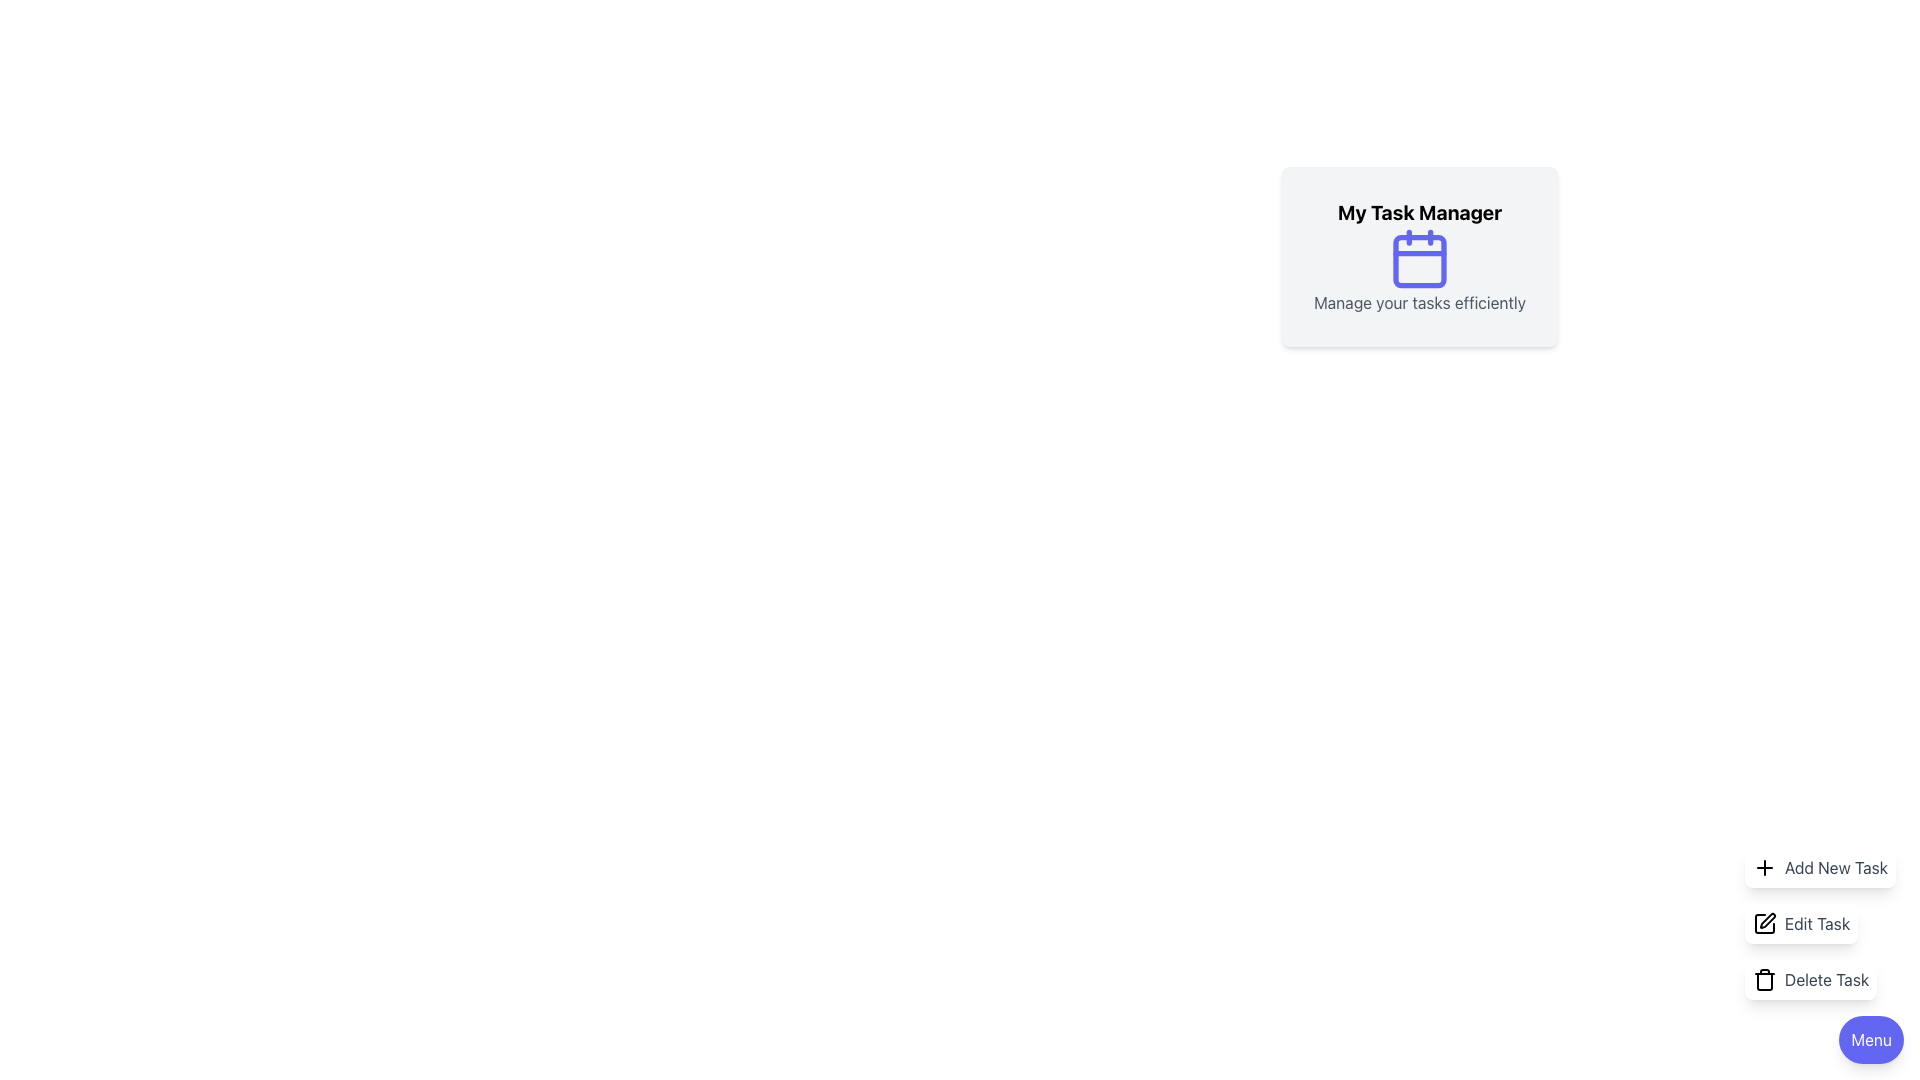 This screenshot has width=1920, height=1080. What do you see at coordinates (1419, 257) in the screenshot?
I see `the decorative icon related to task or calendar management, which is centrally positioned beneath the heading 'My Task Manager' and above the sentence 'Manage your tasks efficiently'` at bounding box center [1419, 257].